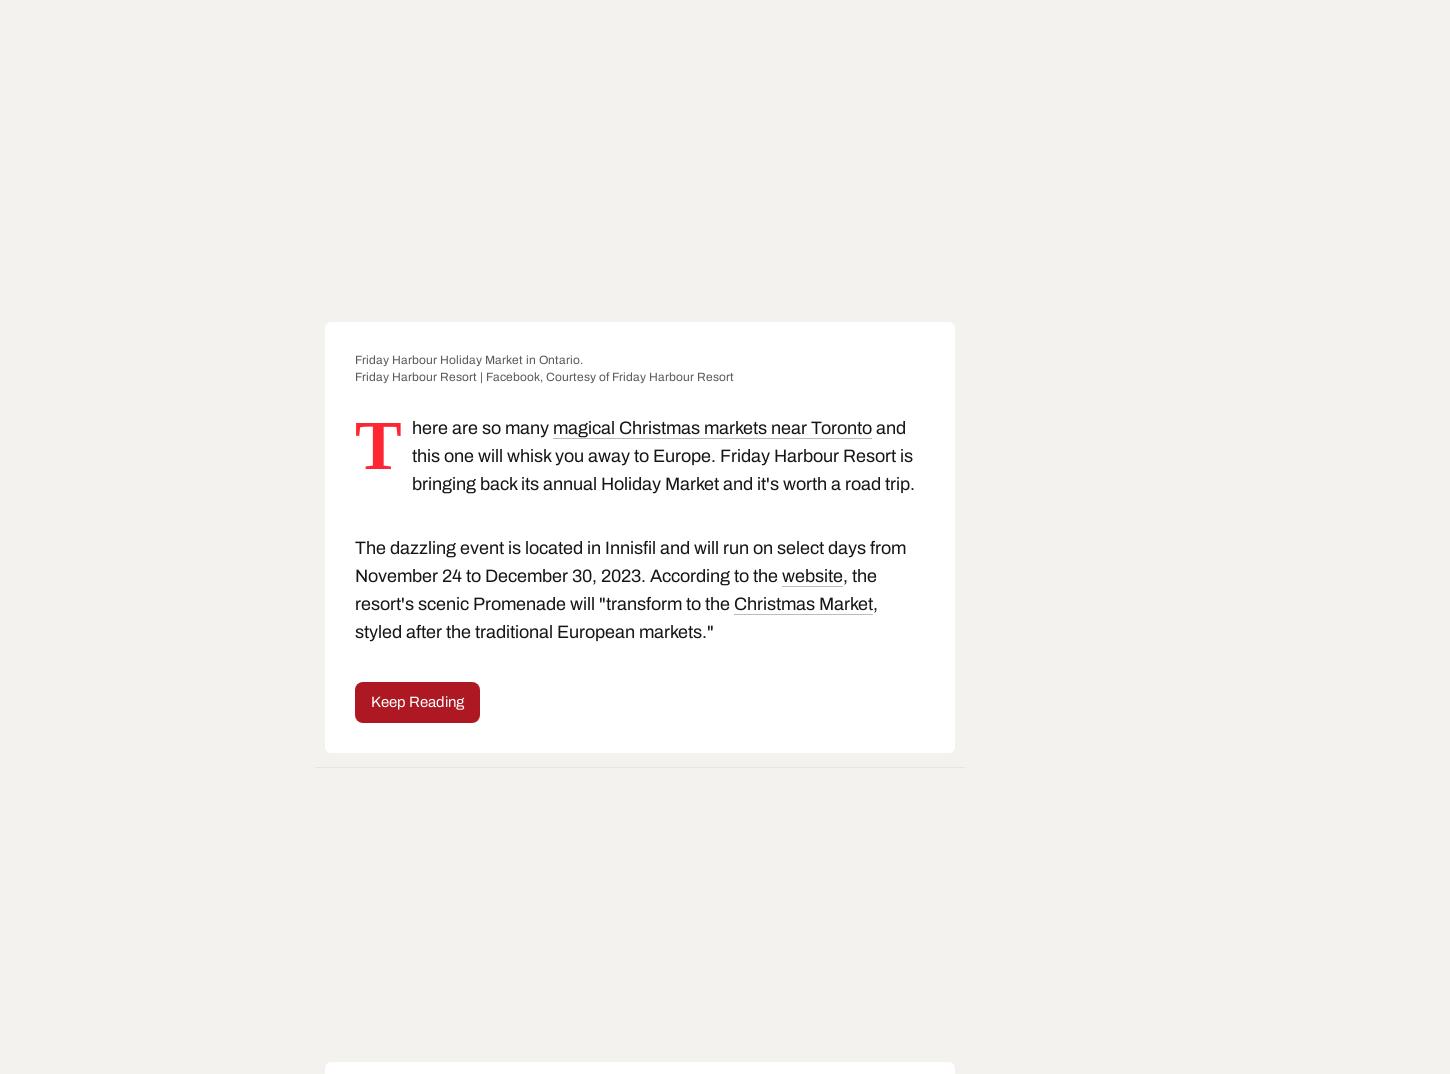 This screenshot has height=1074, width=1450. Describe the element at coordinates (614, 587) in the screenshot. I see `', the resort's scenic Promenade will "transform to the'` at that location.